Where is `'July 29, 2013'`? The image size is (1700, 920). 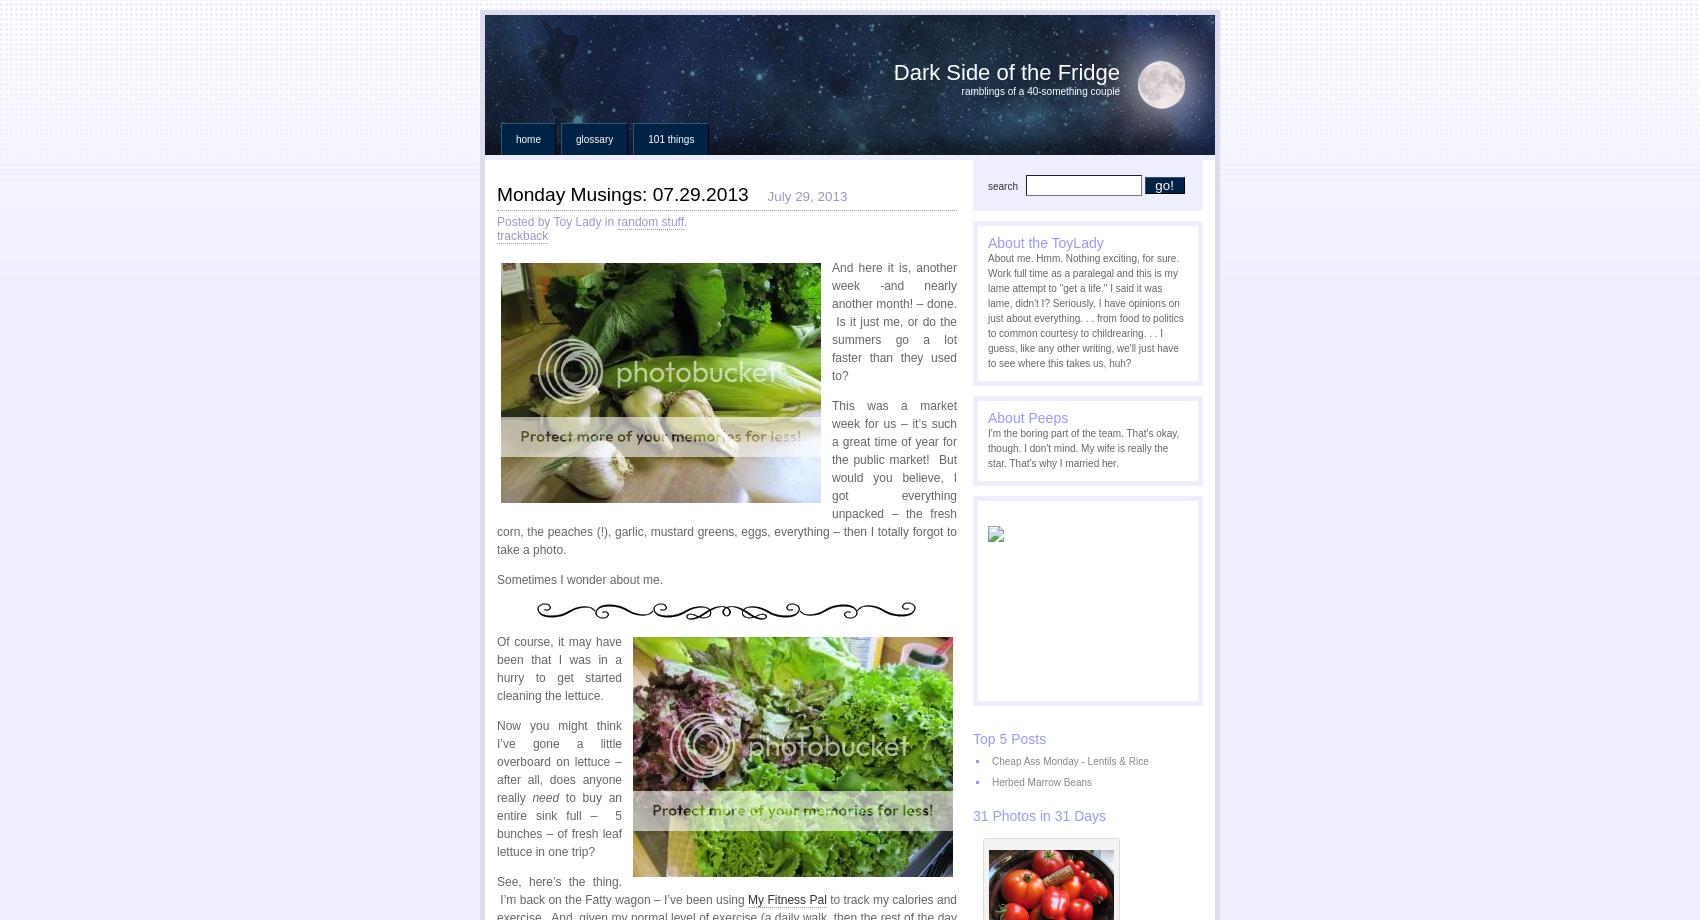
'July 29, 2013' is located at coordinates (805, 195).